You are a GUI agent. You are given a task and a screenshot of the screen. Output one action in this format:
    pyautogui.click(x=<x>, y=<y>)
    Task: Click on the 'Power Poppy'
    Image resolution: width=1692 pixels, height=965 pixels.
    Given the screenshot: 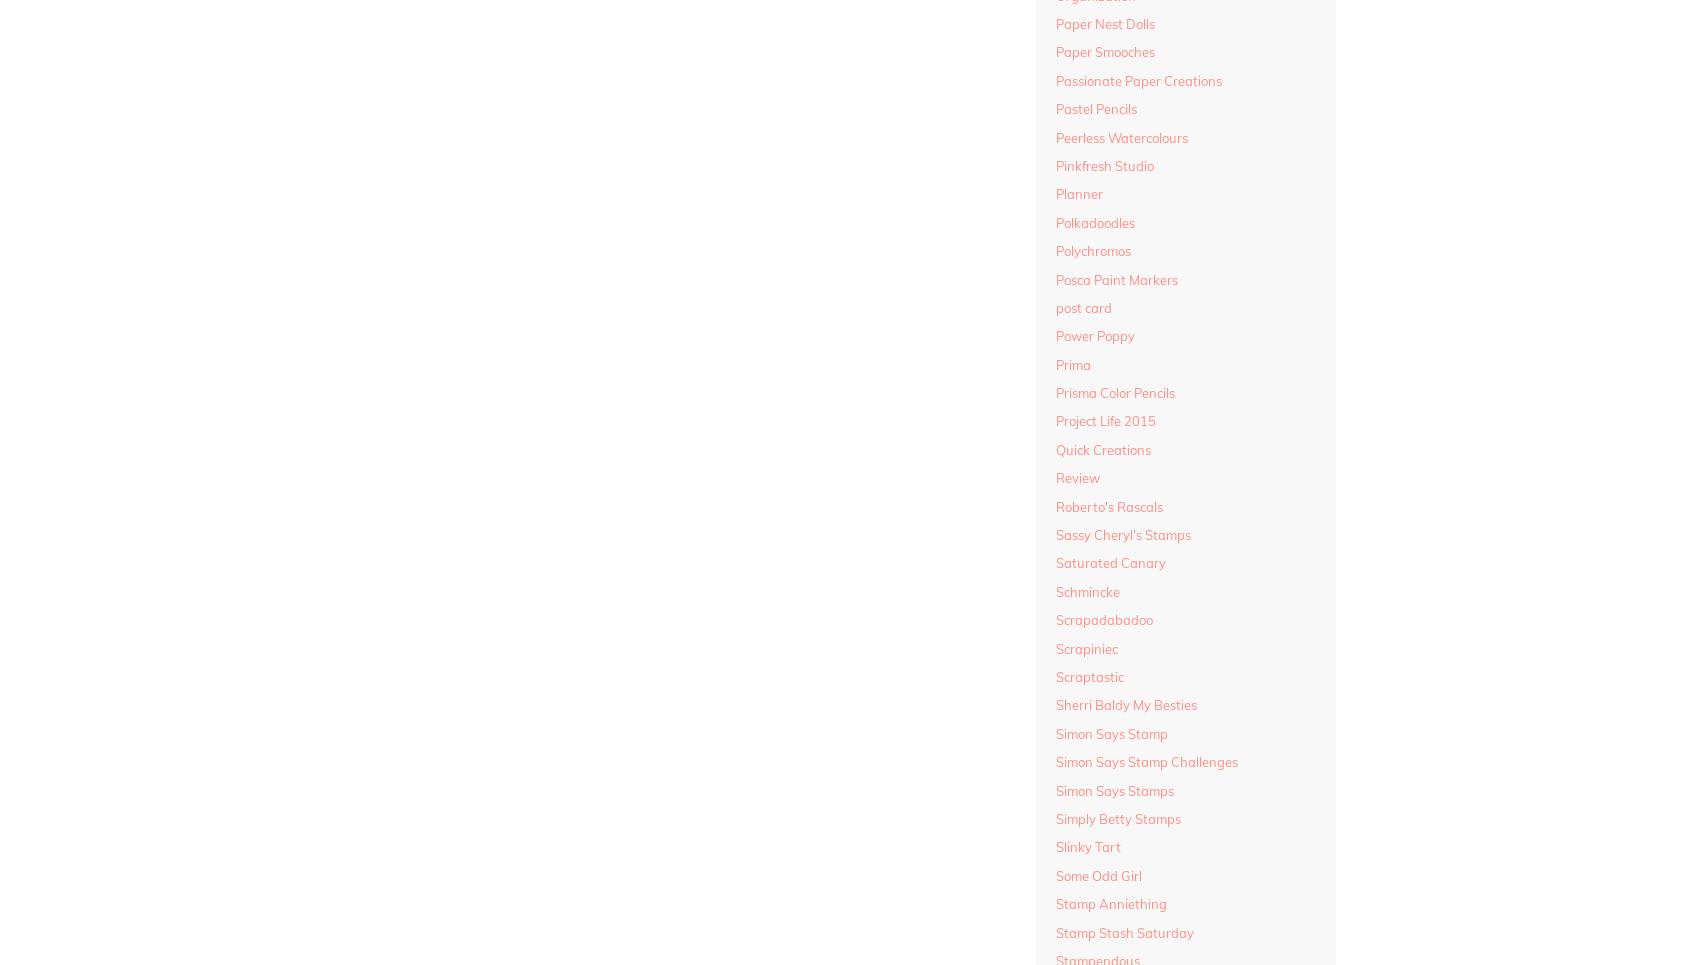 What is the action you would take?
    pyautogui.click(x=1094, y=336)
    